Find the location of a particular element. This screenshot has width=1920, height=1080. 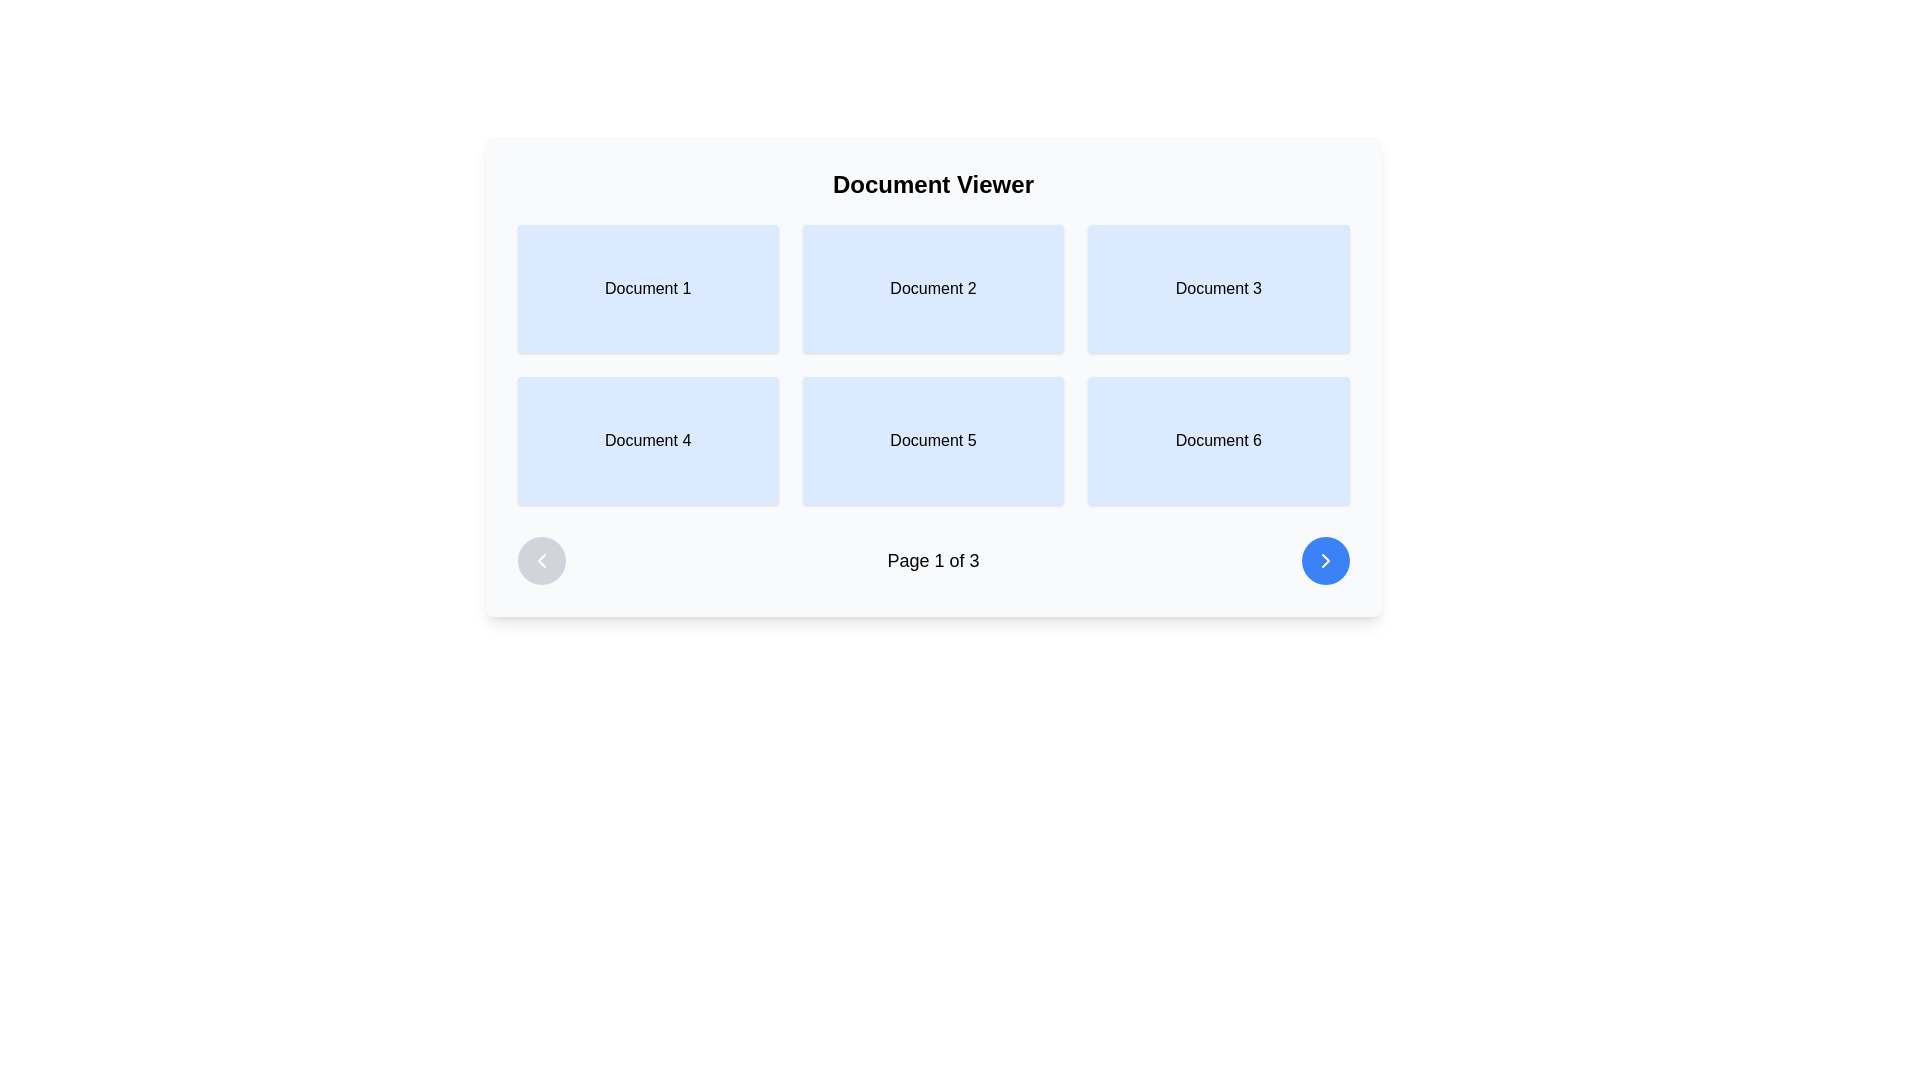

the Text Display that shows the current page number and total number of pages in the pagination system, located at the bottom center of the navigation control bar is located at coordinates (932, 560).